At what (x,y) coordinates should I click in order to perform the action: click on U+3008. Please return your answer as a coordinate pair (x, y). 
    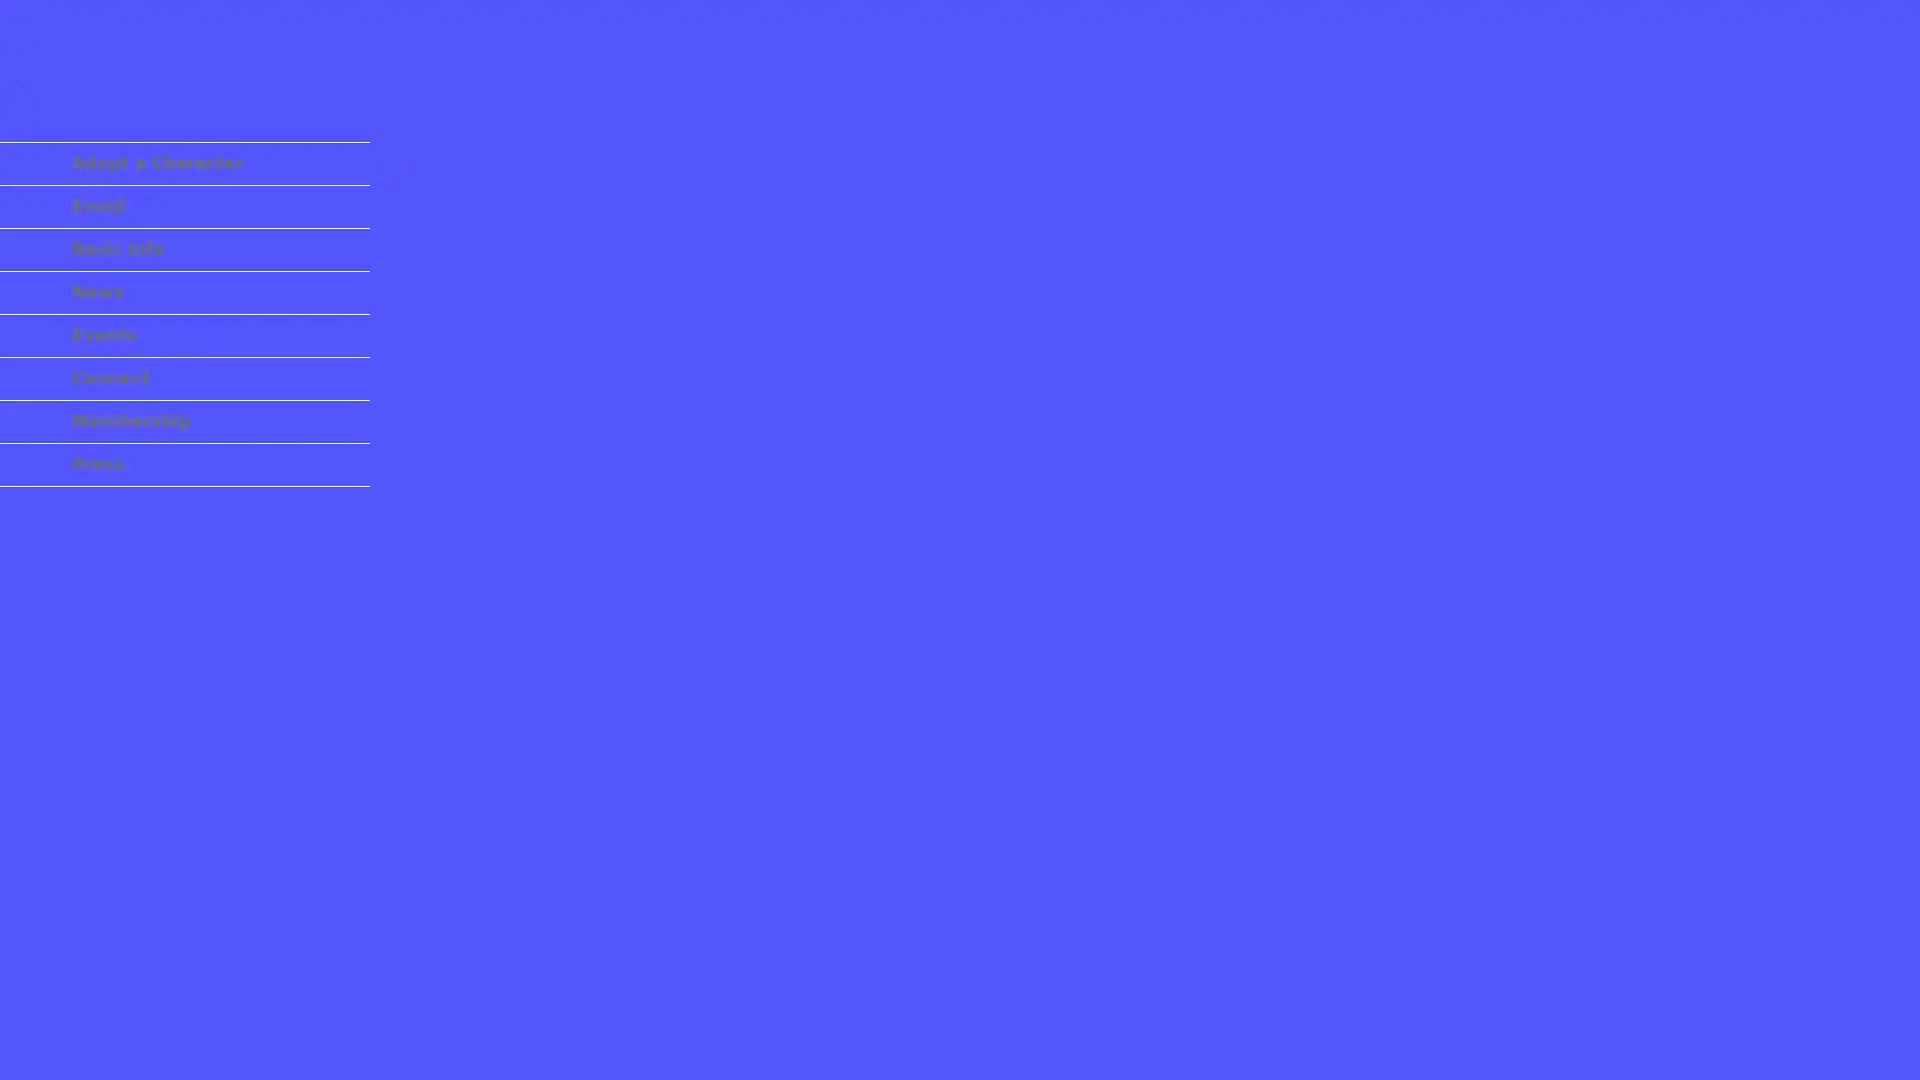
    Looking at the image, I should click on (1378, 700).